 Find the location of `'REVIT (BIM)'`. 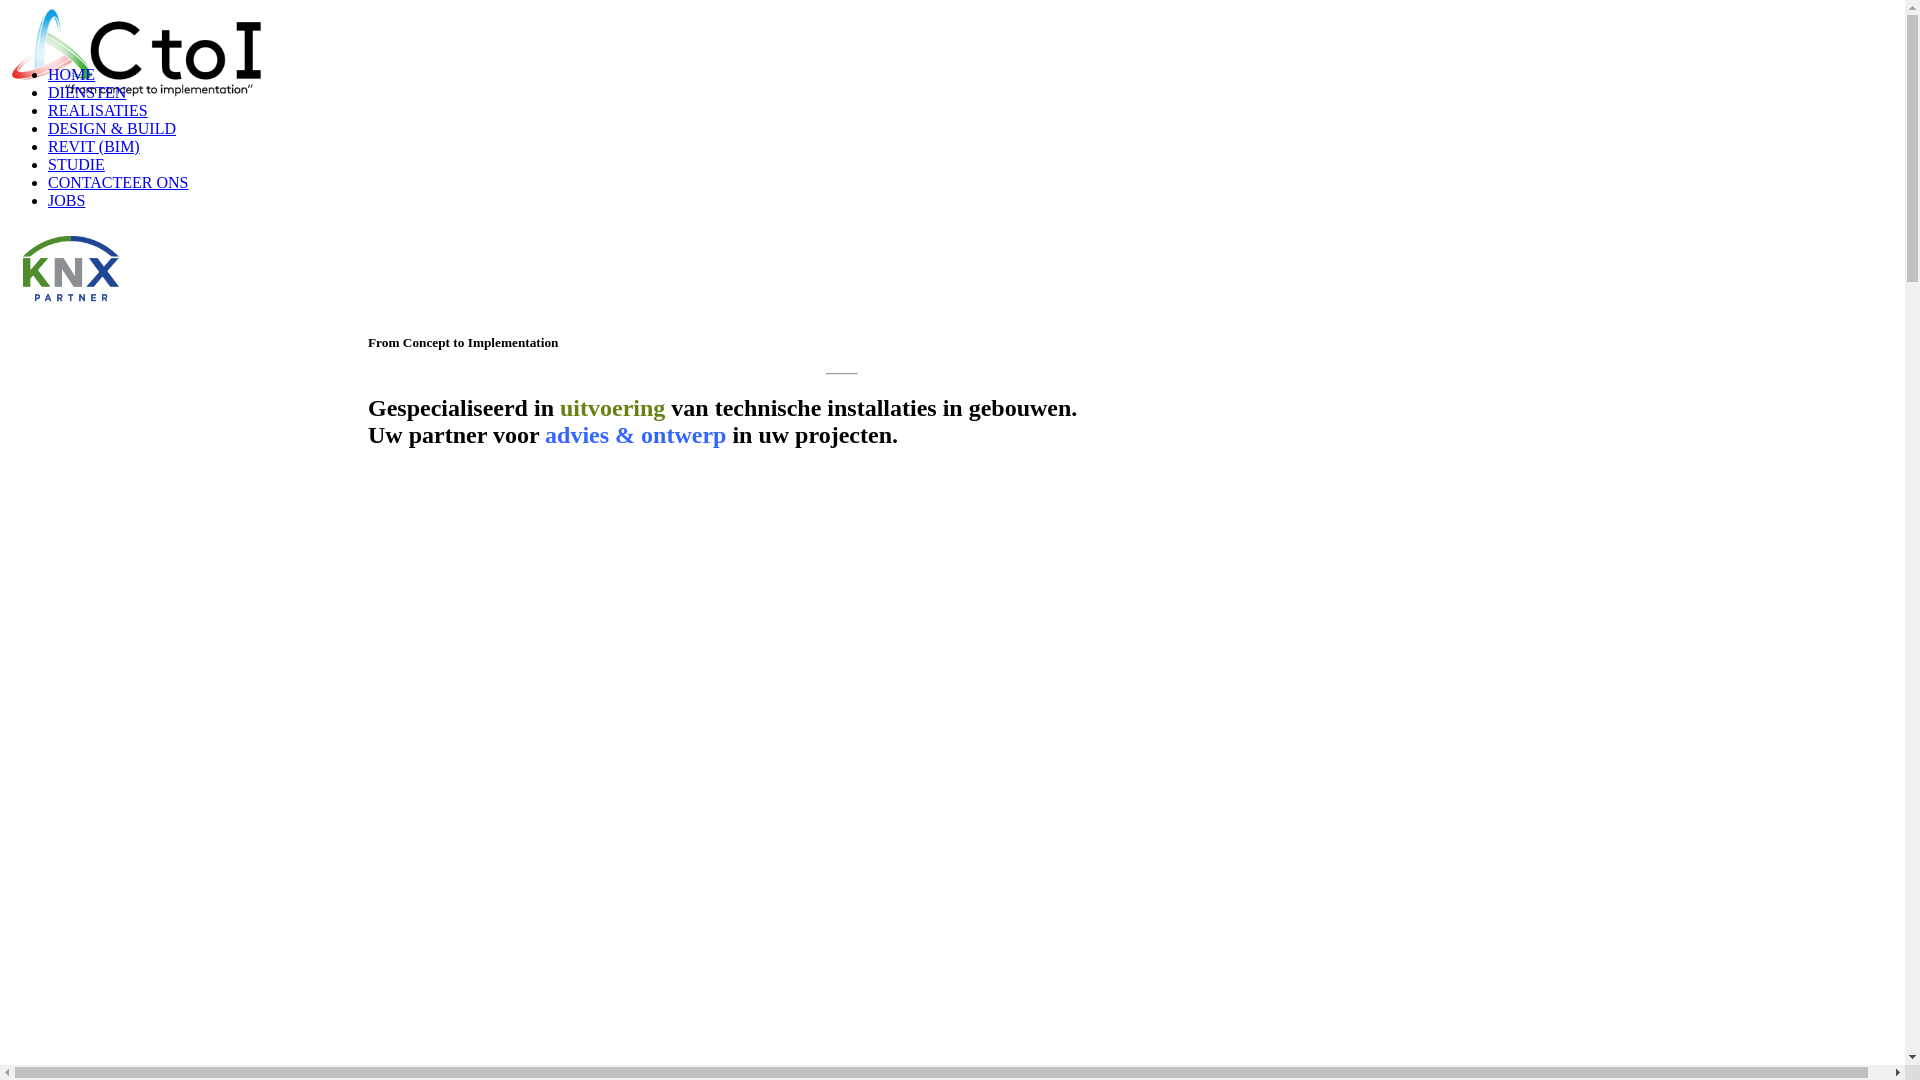

'REVIT (BIM)' is located at coordinates (93, 145).